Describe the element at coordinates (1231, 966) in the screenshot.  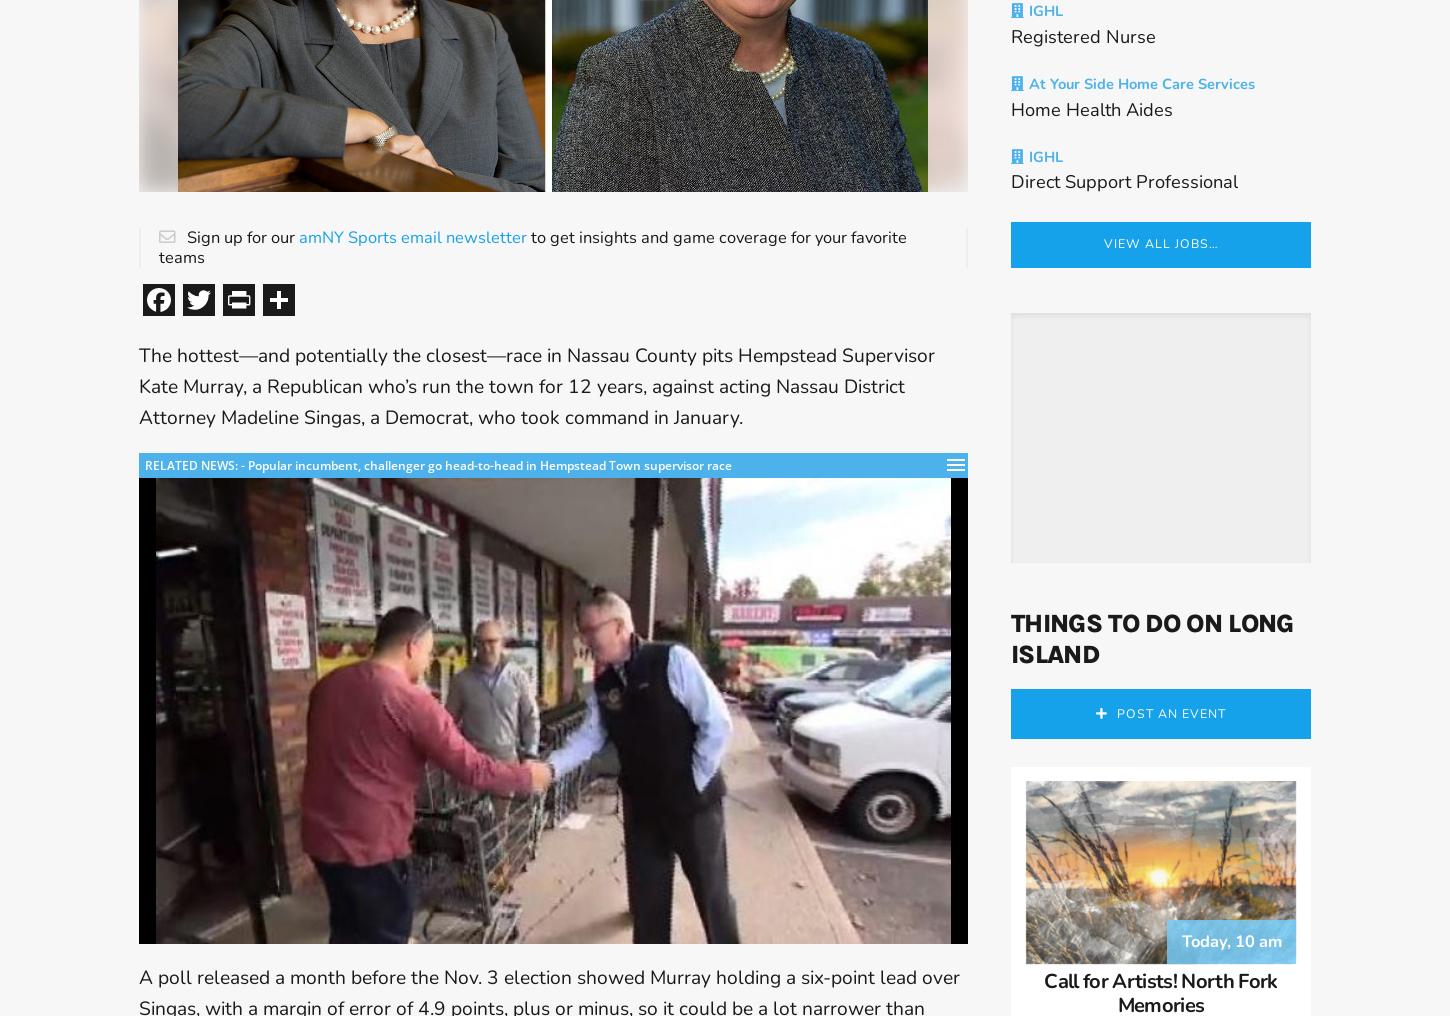
I see `'Today, 10 am'` at that location.